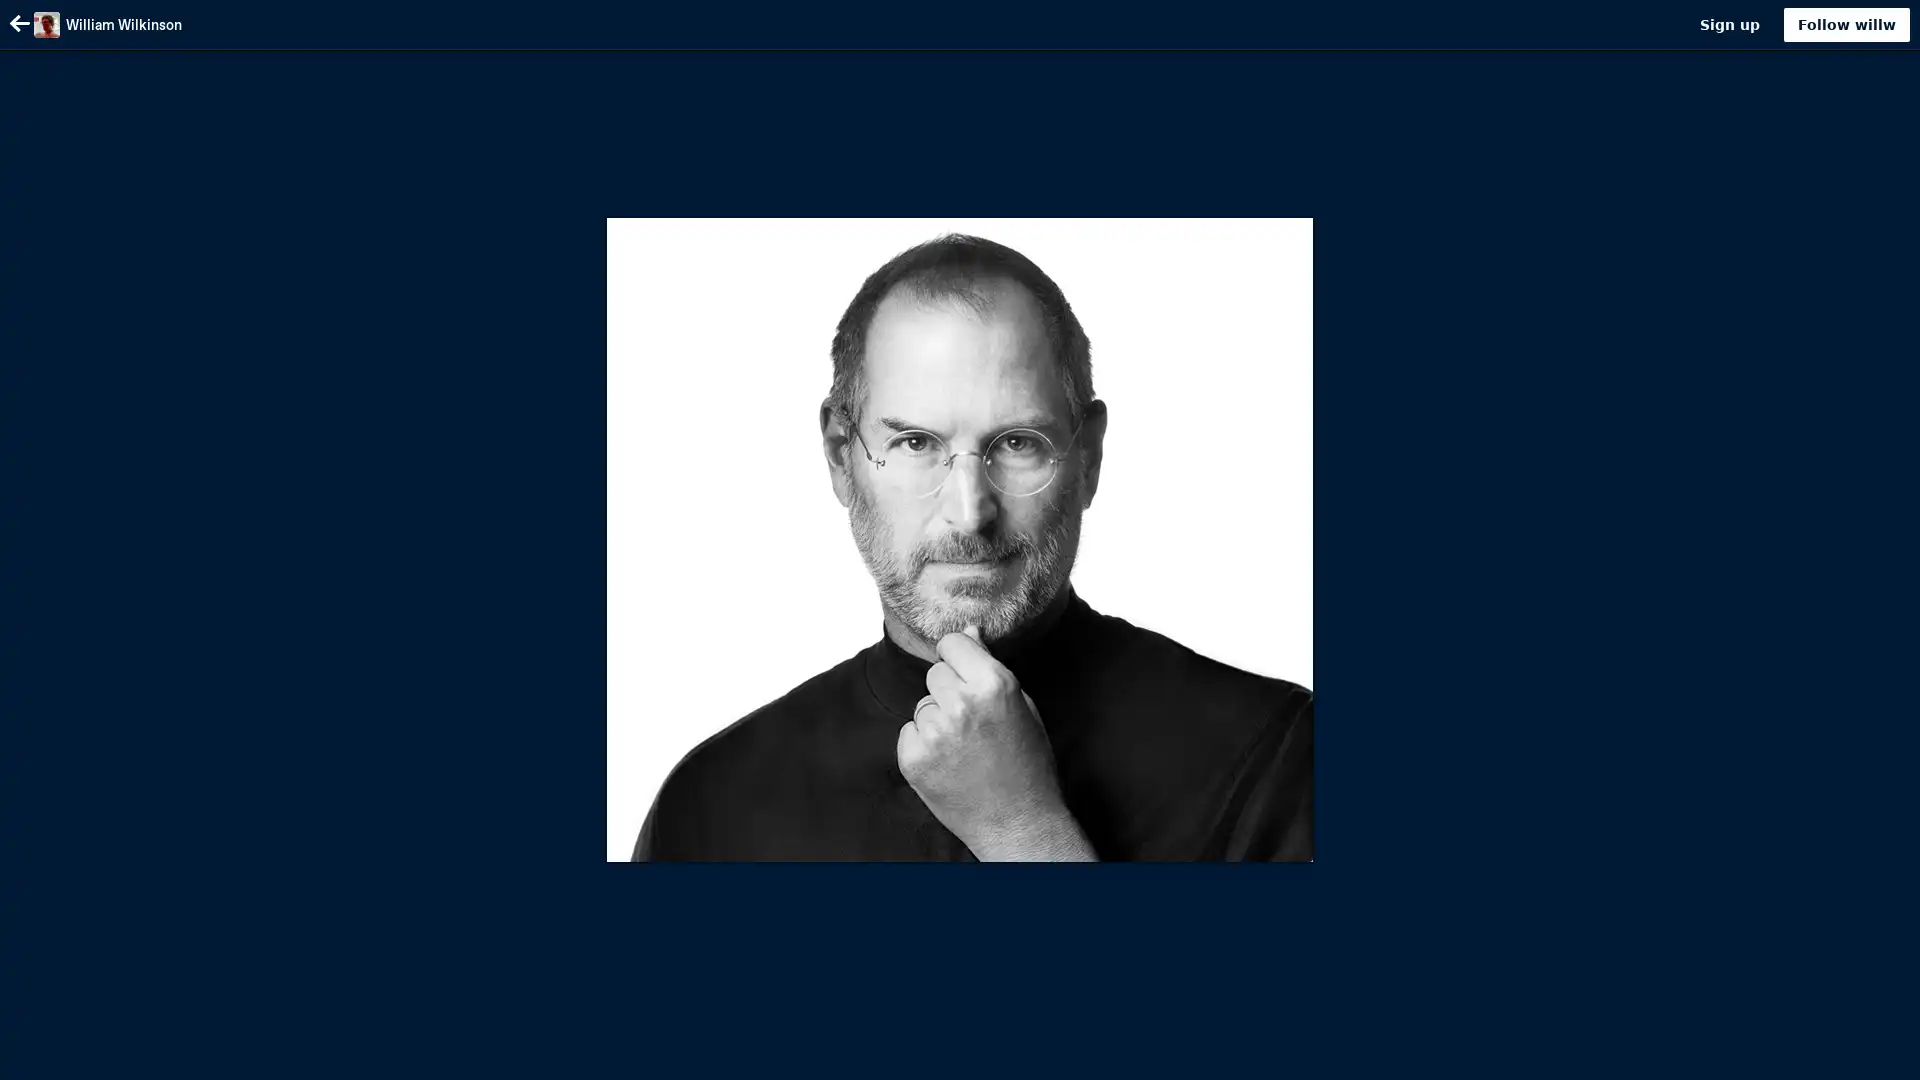  I want to click on Scroll to top, so click(1880, 1057).